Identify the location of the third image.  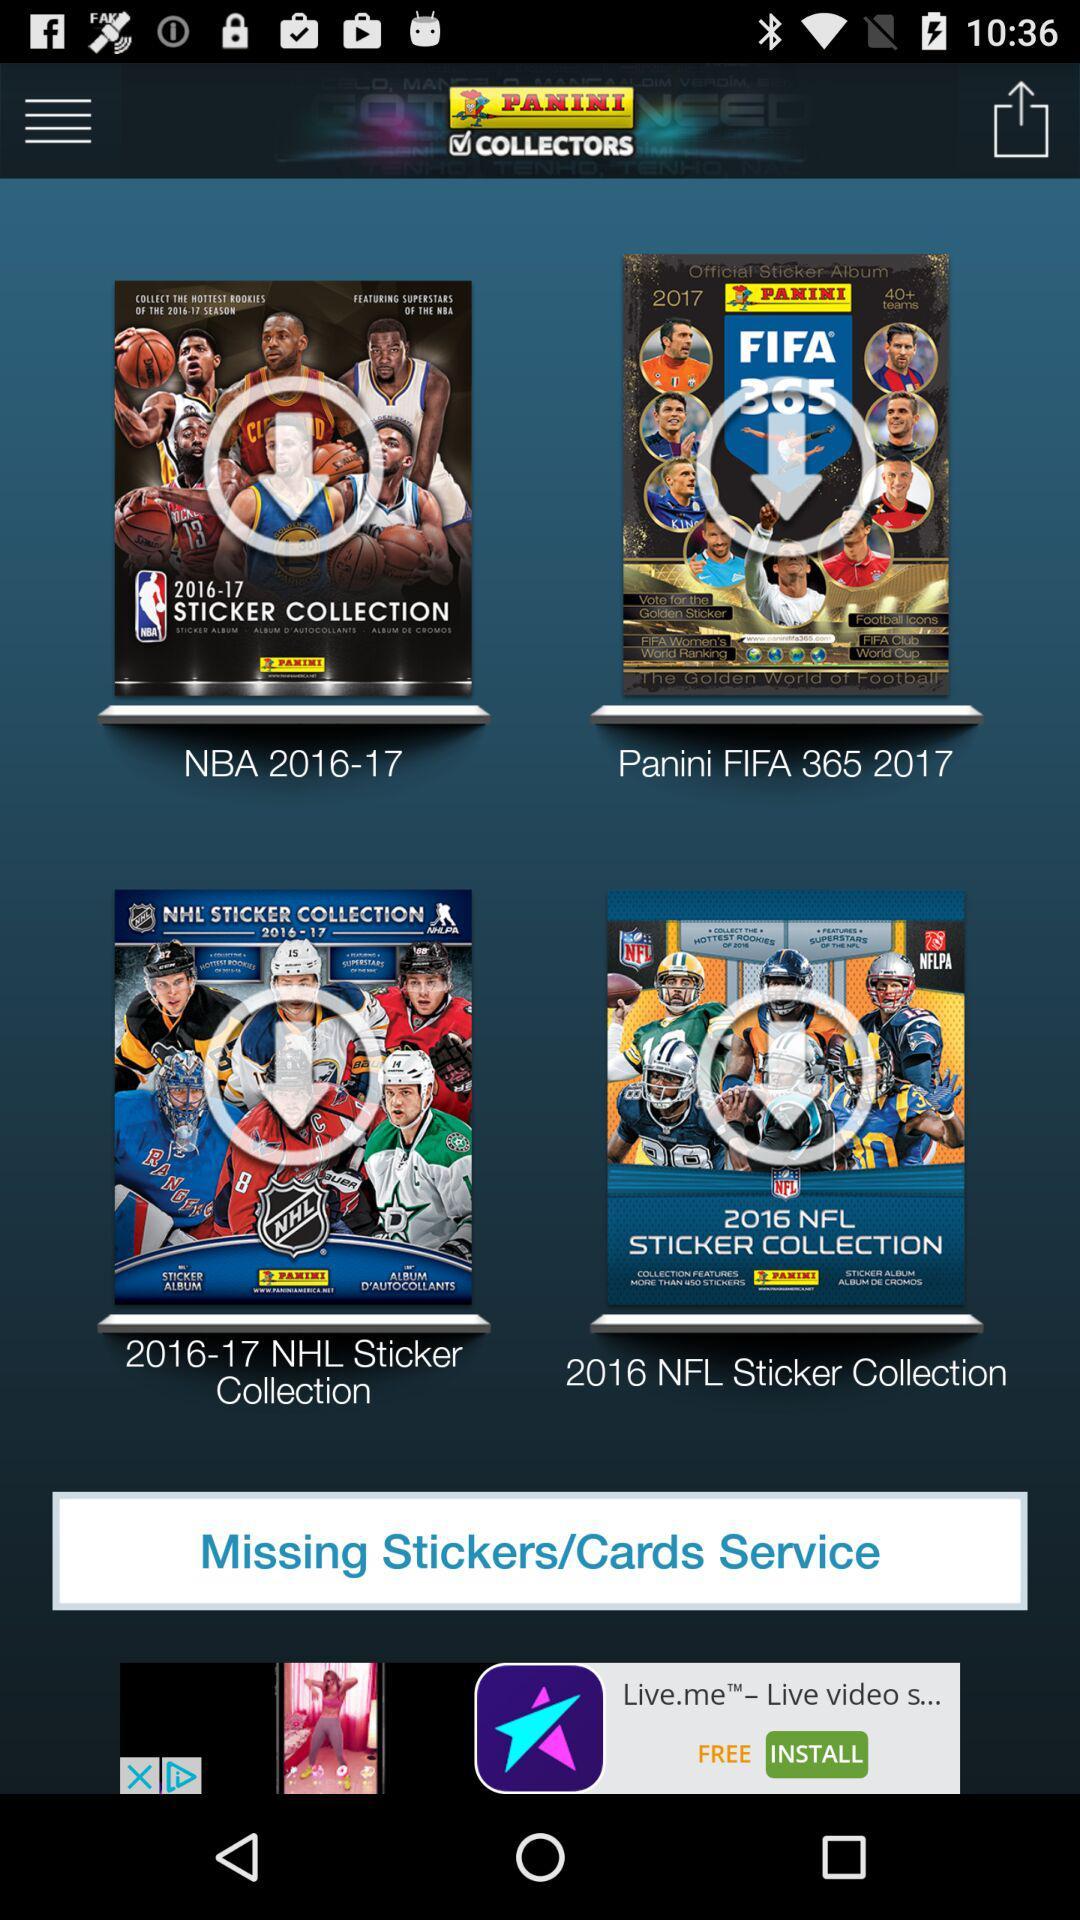
(293, 1073).